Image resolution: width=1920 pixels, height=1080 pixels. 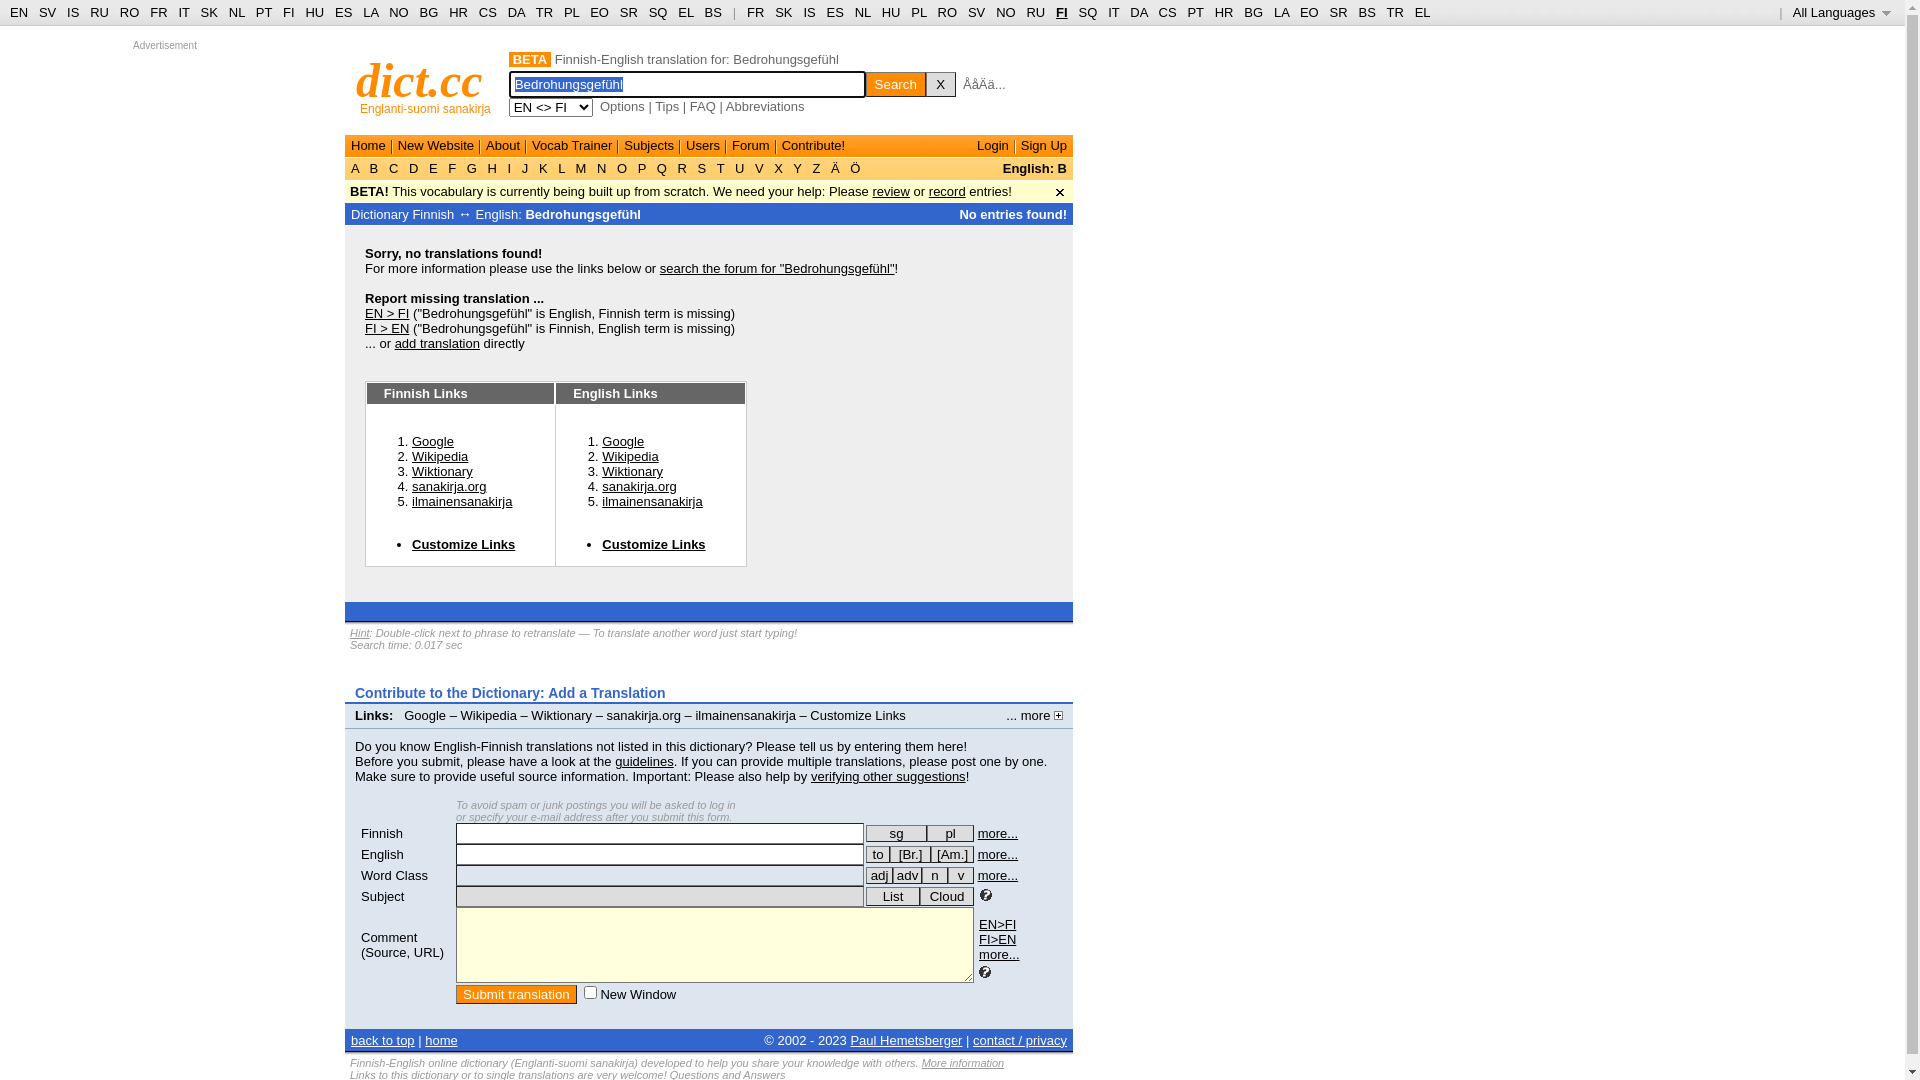 What do you see at coordinates (148, 12) in the screenshot?
I see `'FR'` at bounding box center [148, 12].